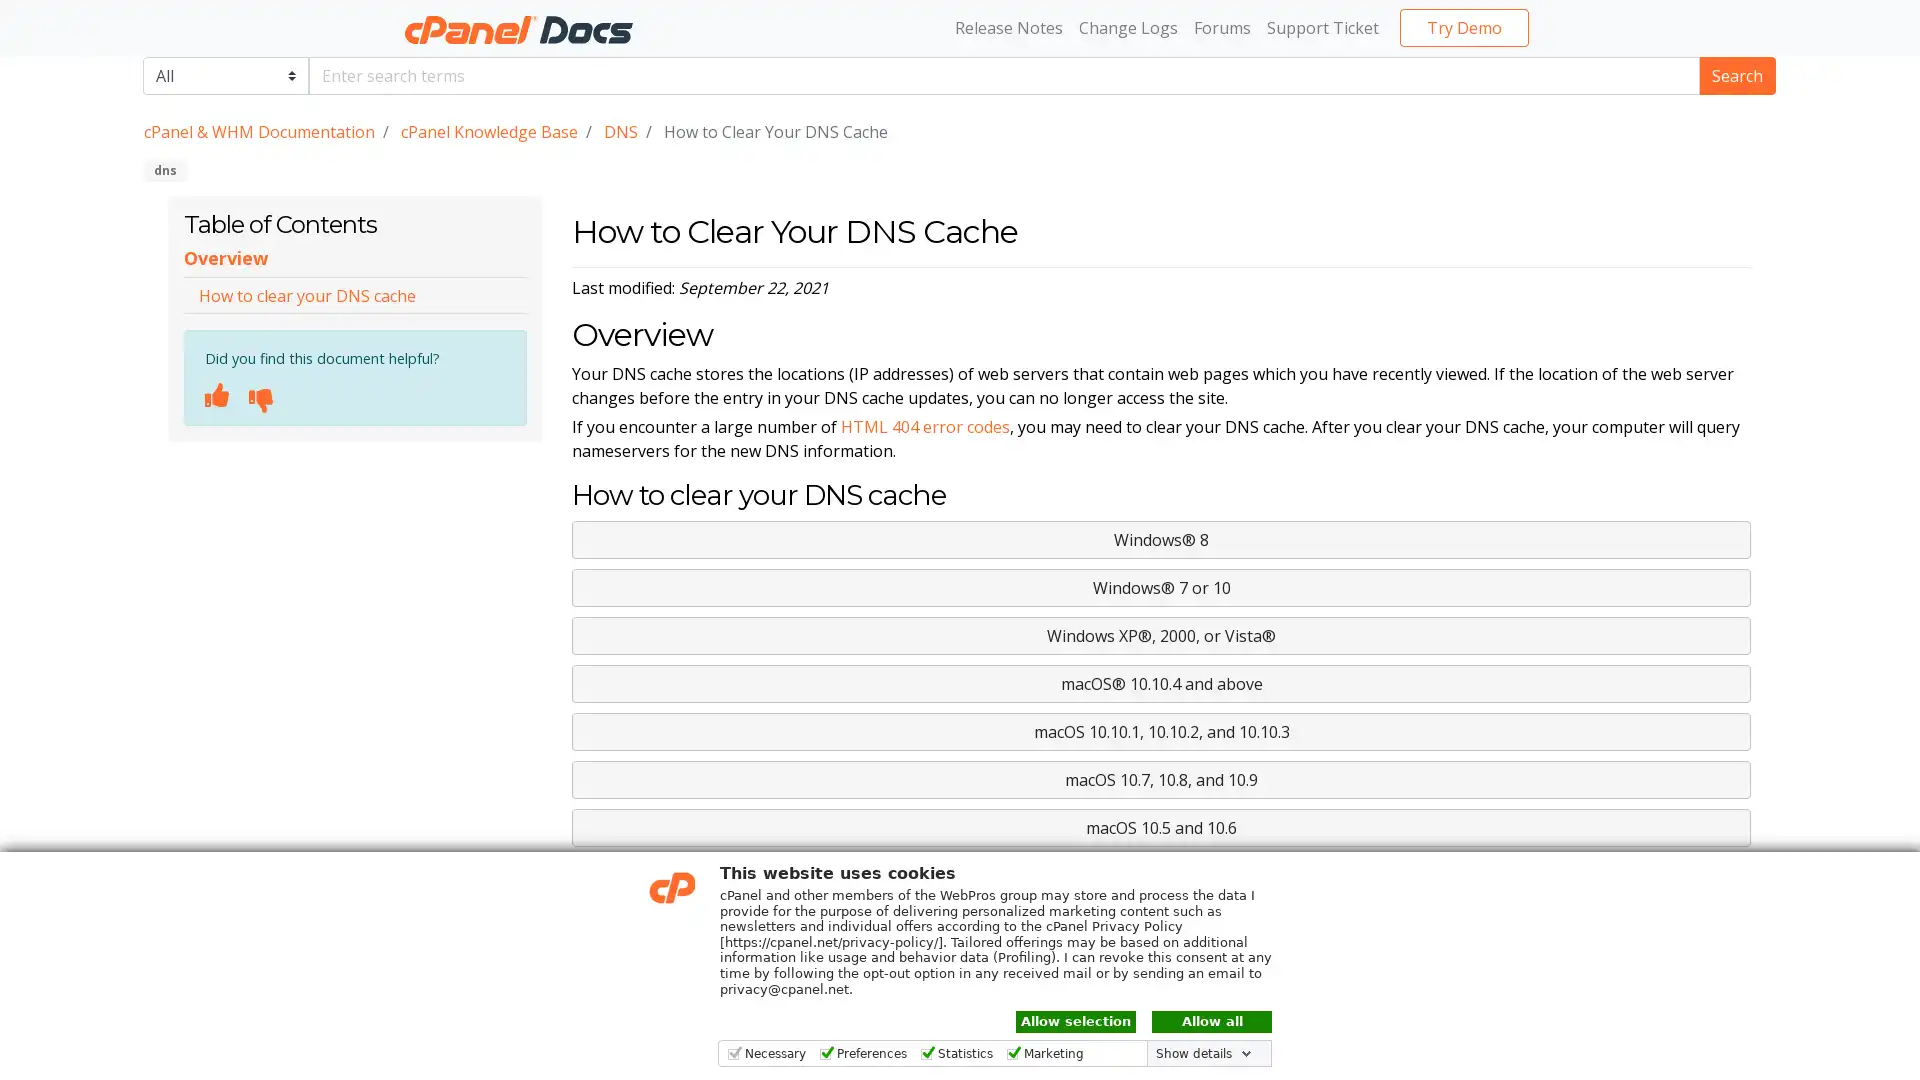 This screenshot has width=1920, height=1080. What do you see at coordinates (1161, 586) in the screenshot?
I see `Windows 7 or 10` at bounding box center [1161, 586].